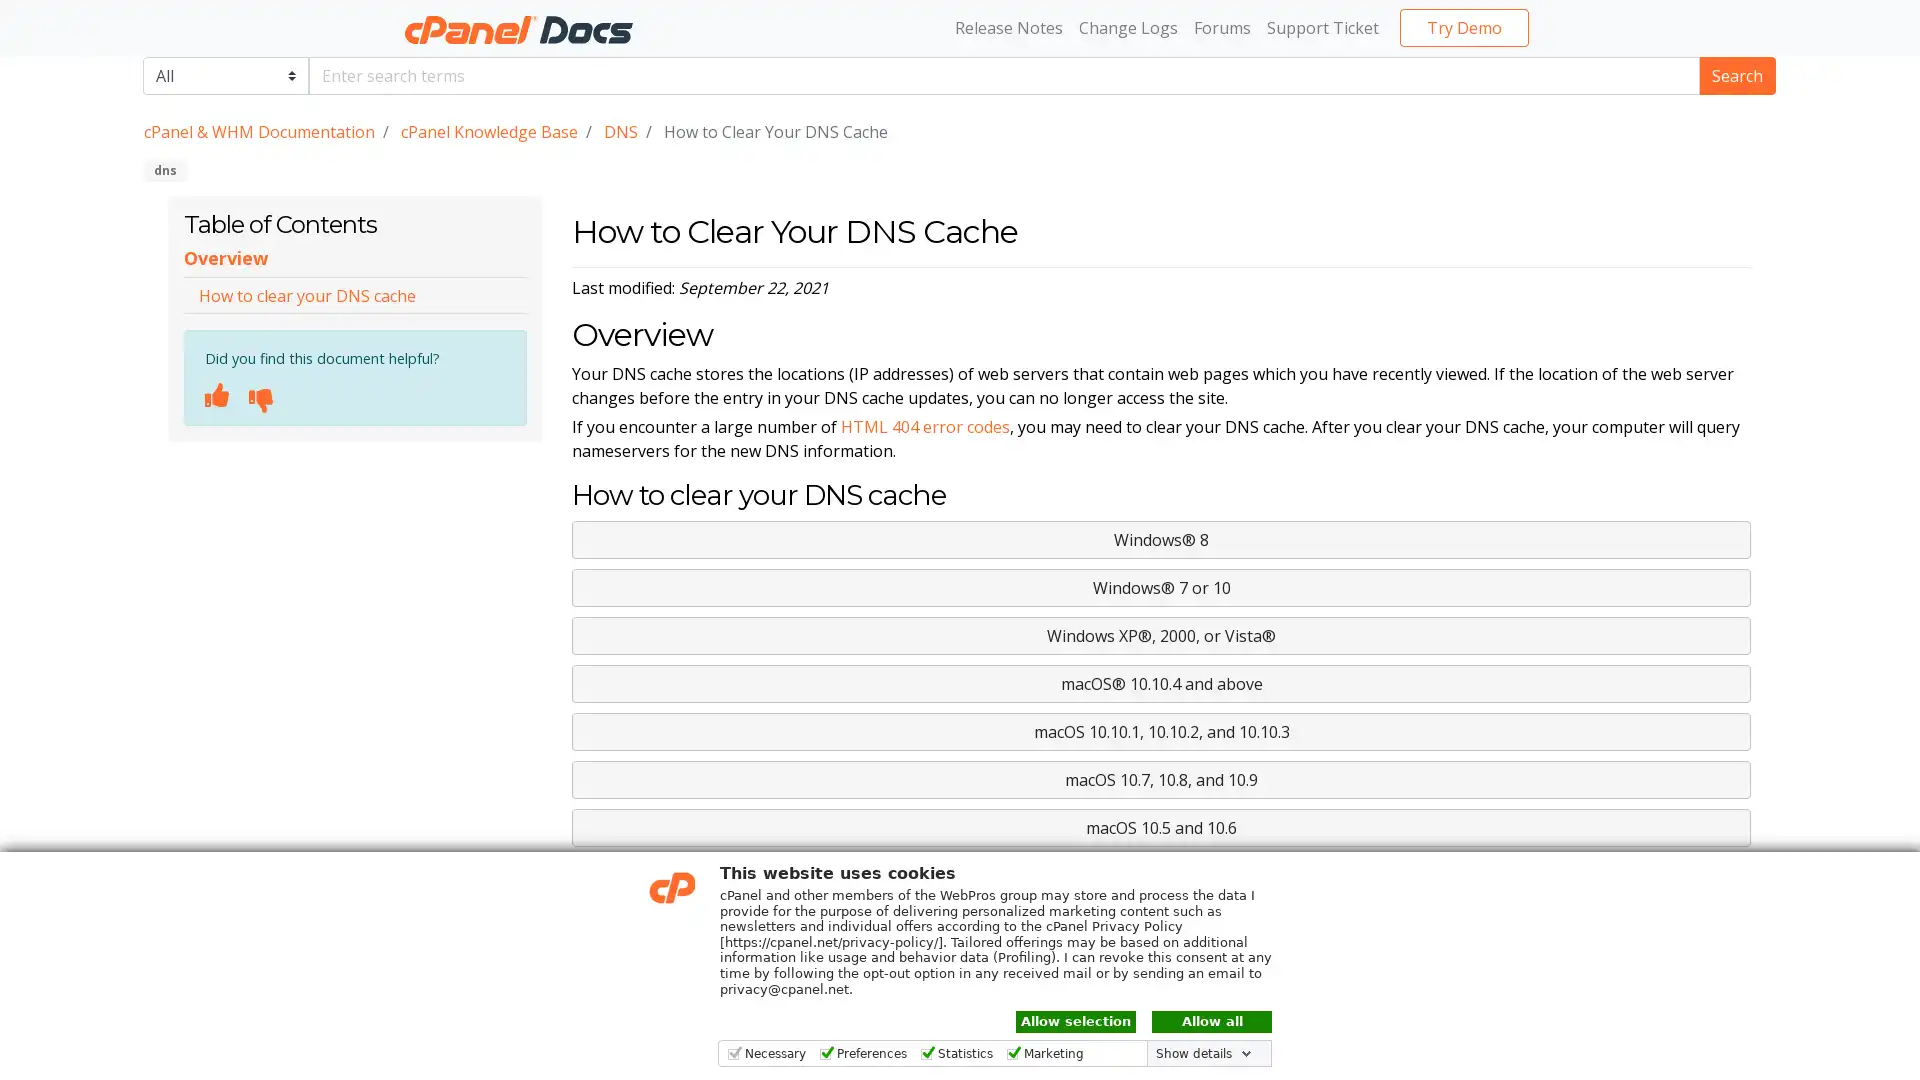 This screenshot has width=1920, height=1080. What do you see at coordinates (1161, 586) in the screenshot?
I see `Windows 7 or 10` at bounding box center [1161, 586].